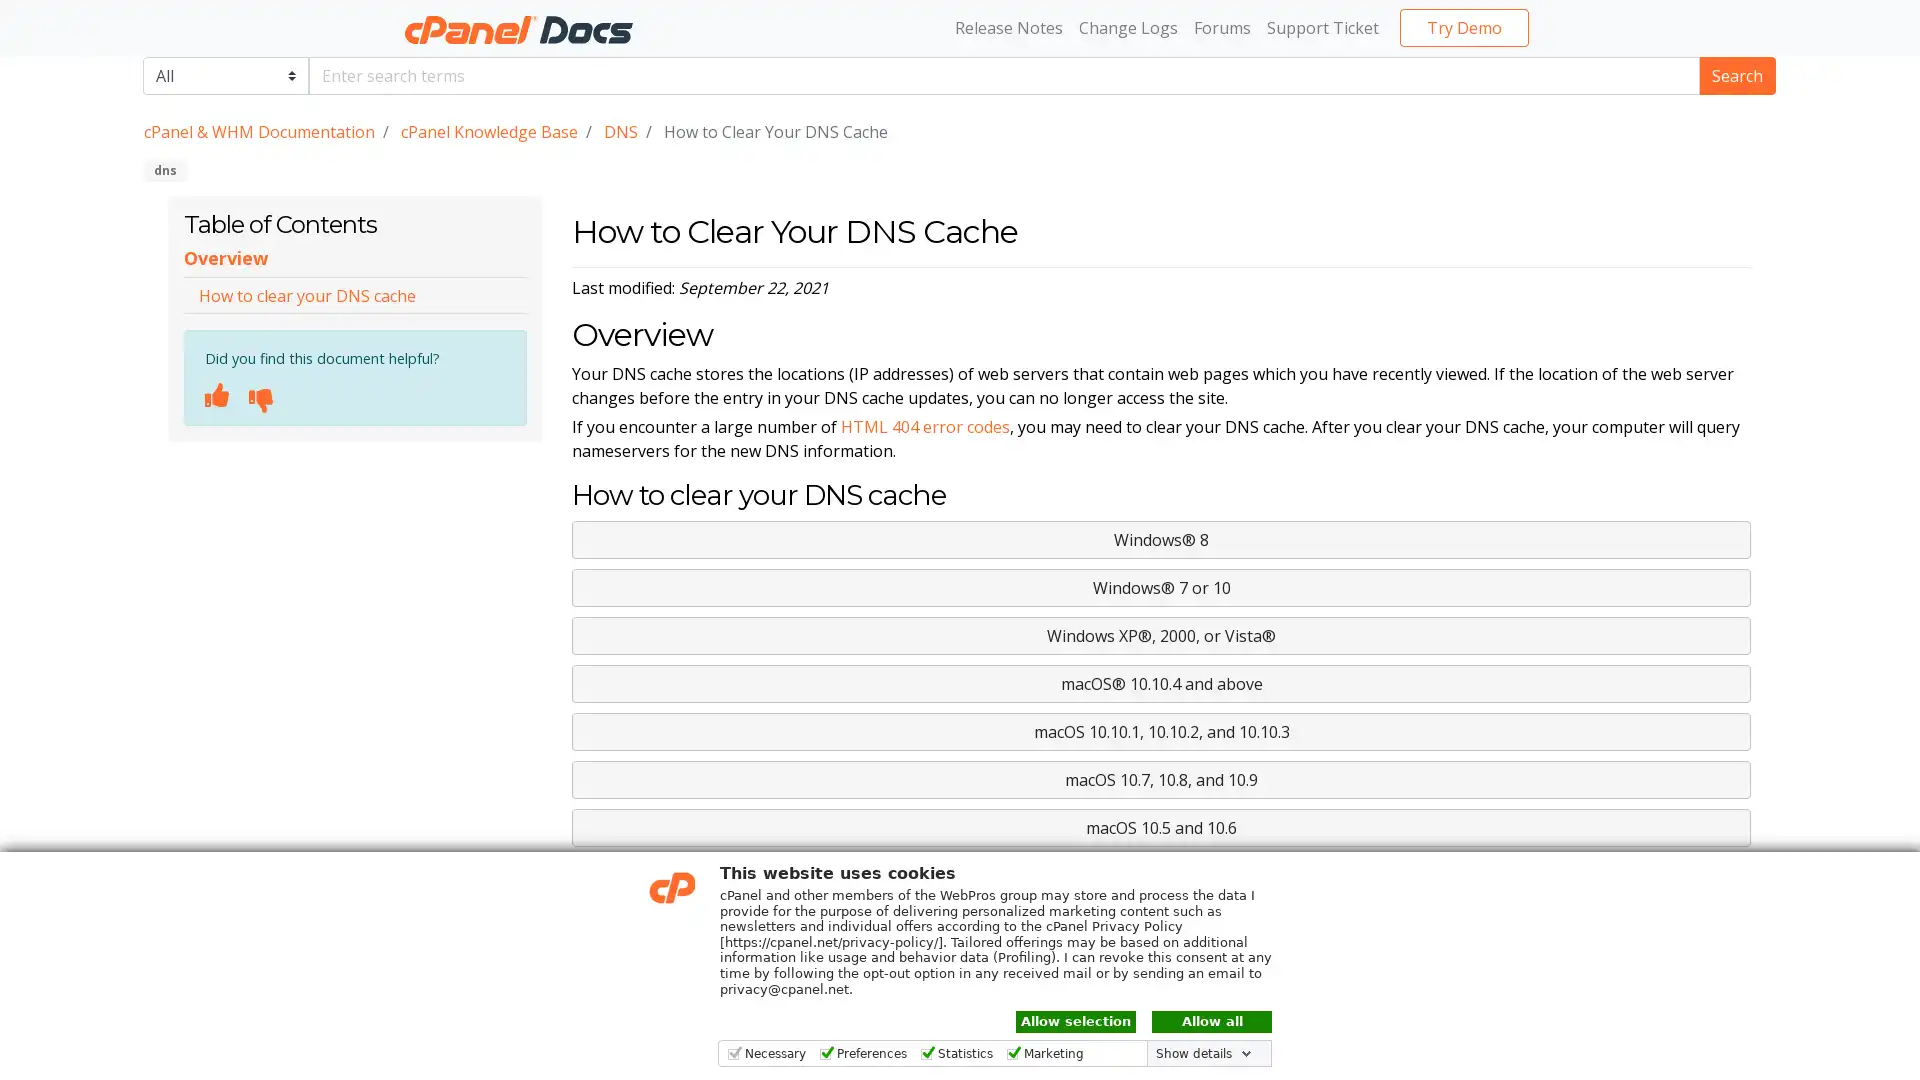 This screenshot has width=1920, height=1080. What do you see at coordinates (1161, 586) in the screenshot?
I see `Windows 7 or 10` at bounding box center [1161, 586].